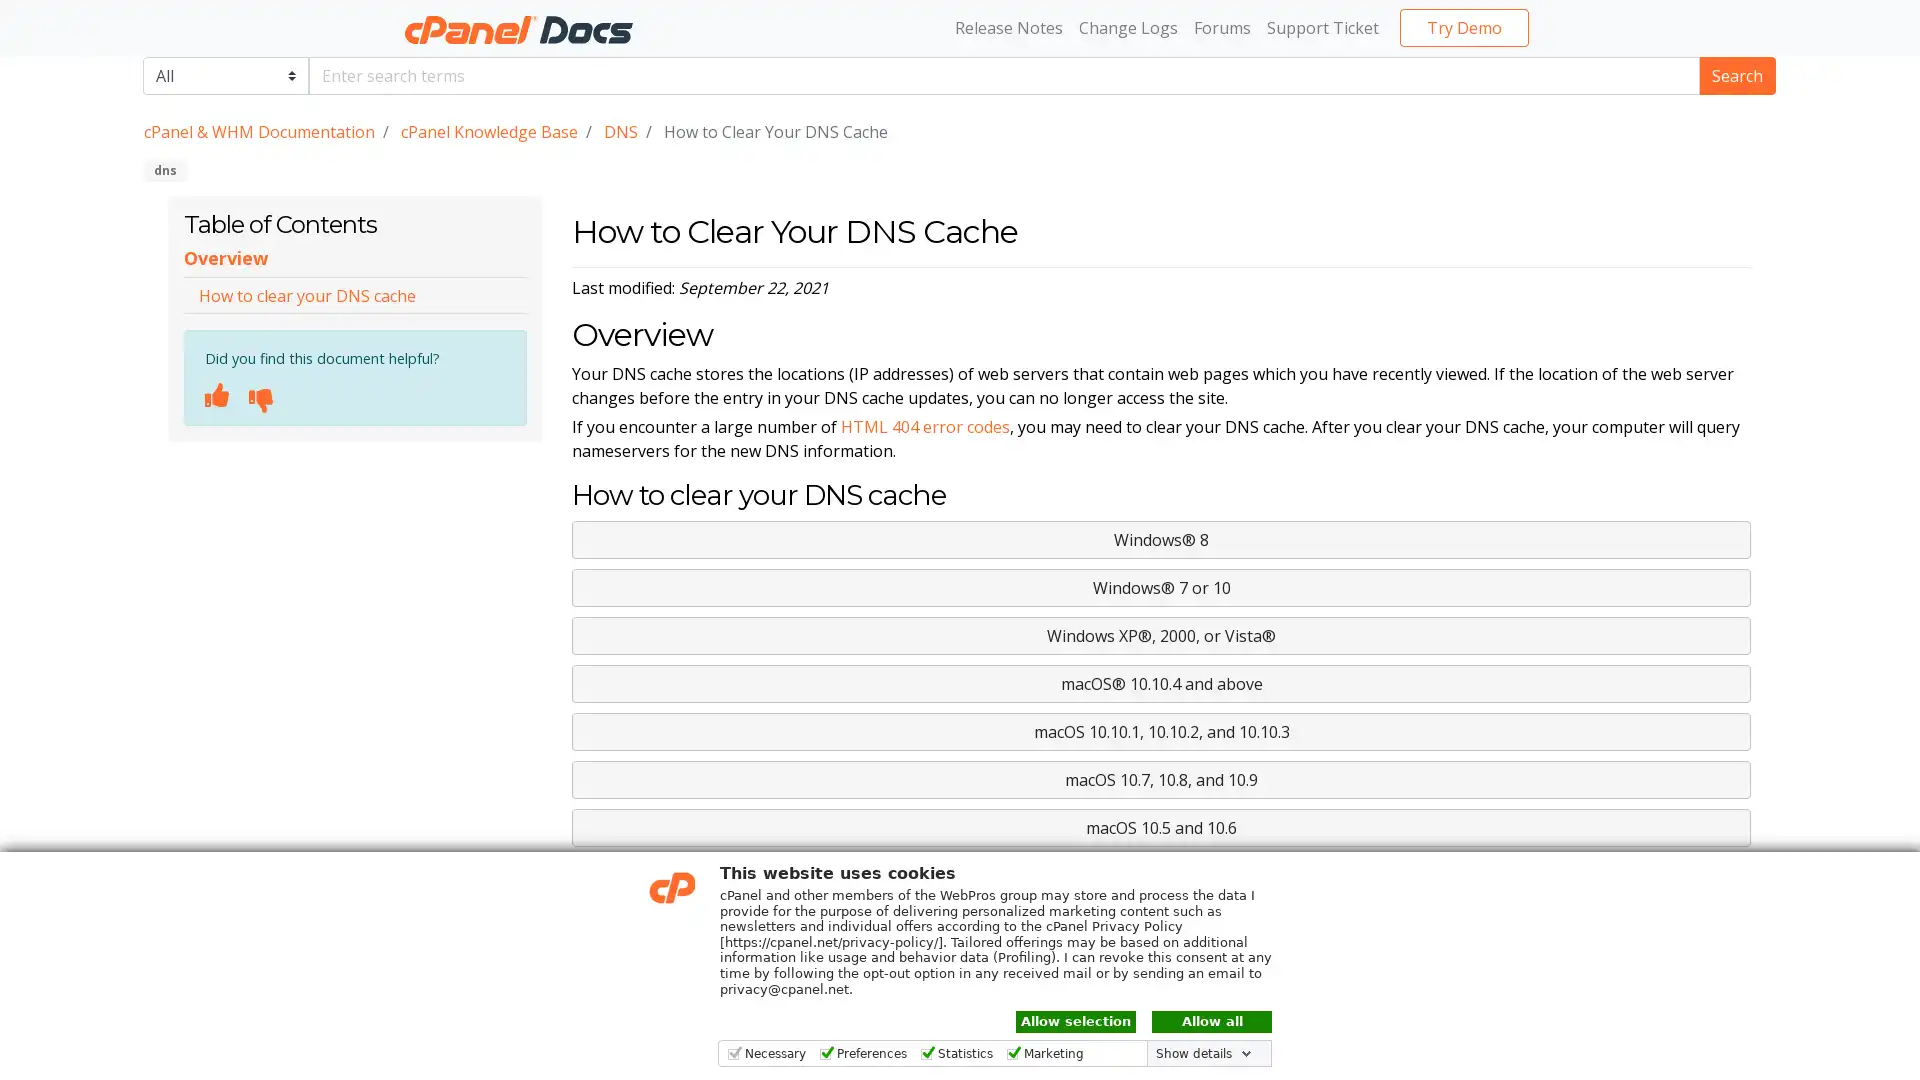 This screenshot has width=1920, height=1080. What do you see at coordinates (1161, 586) in the screenshot?
I see `Windows 7 or 10` at bounding box center [1161, 586].